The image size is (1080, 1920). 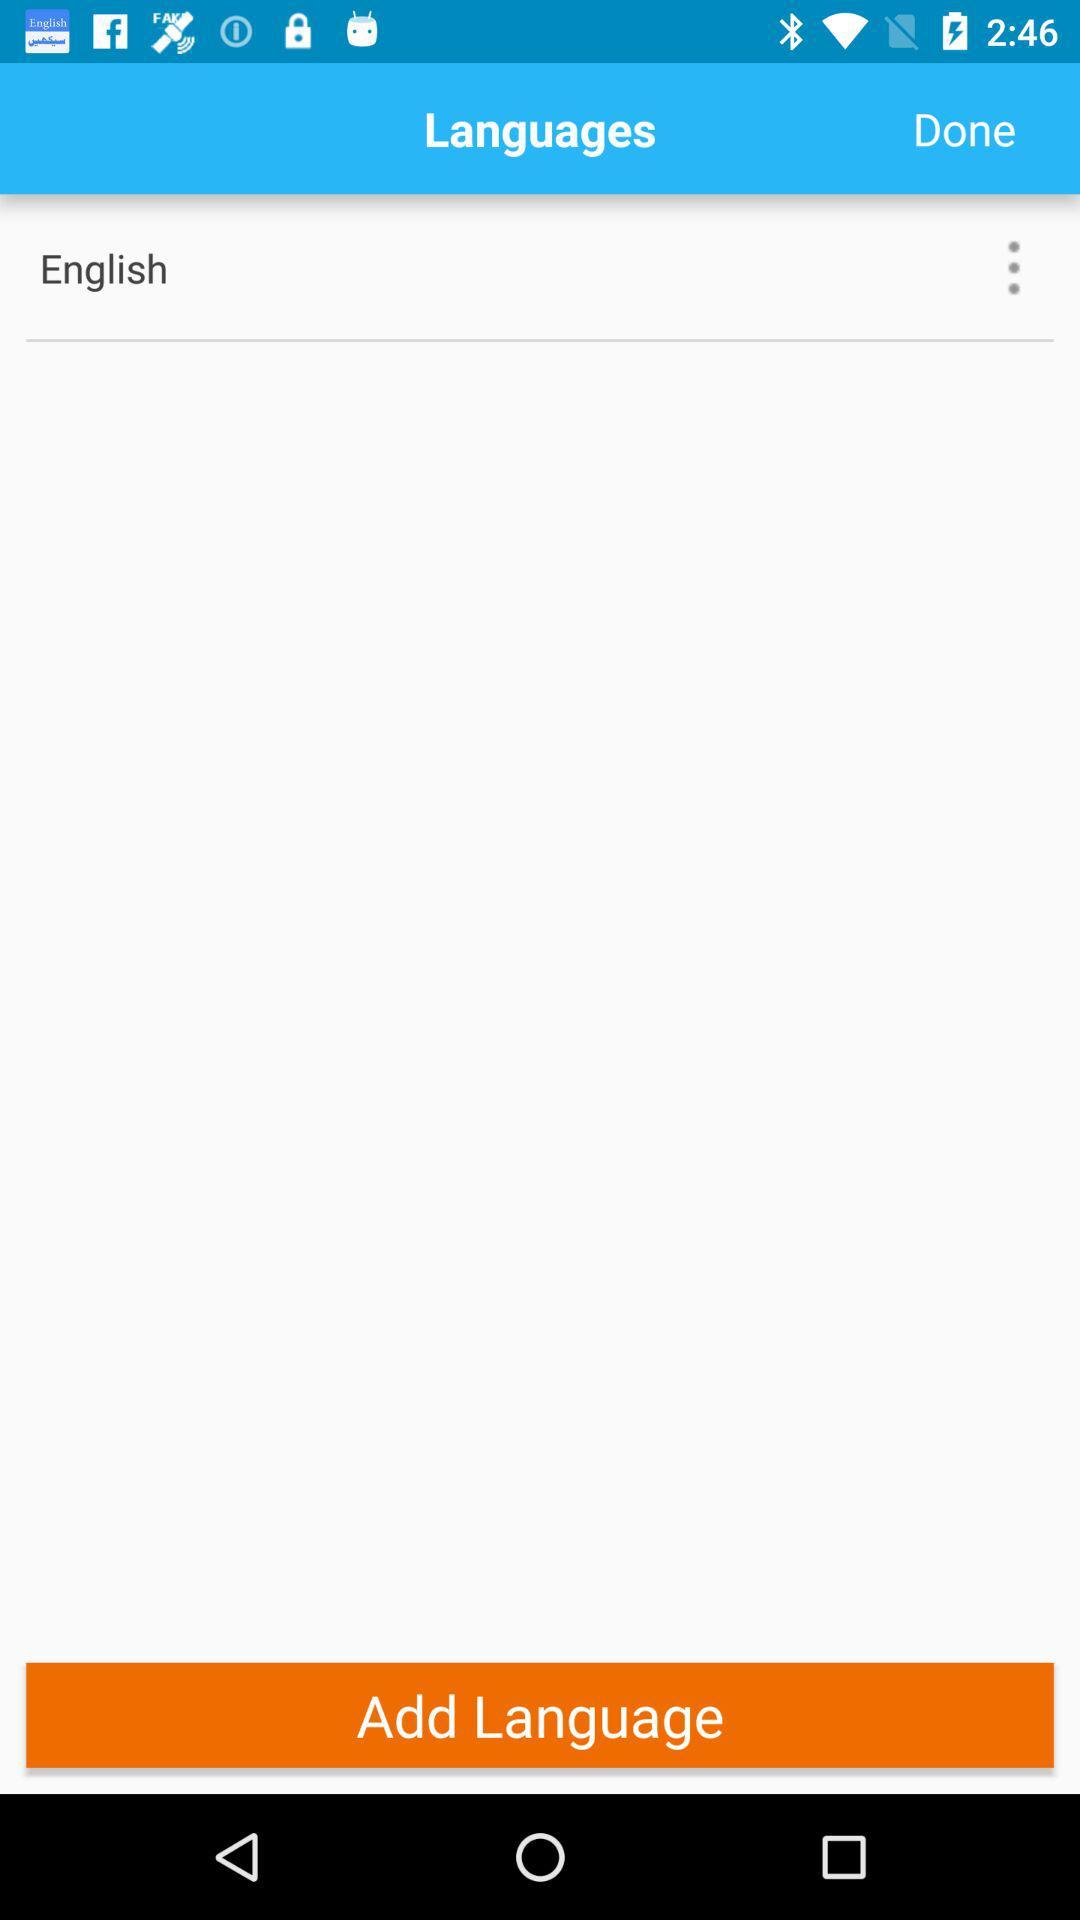 What do you see at coordinates (168, 267) in the screenshot?
I see `the english at the top left corner` at bounding box center [168, 267].